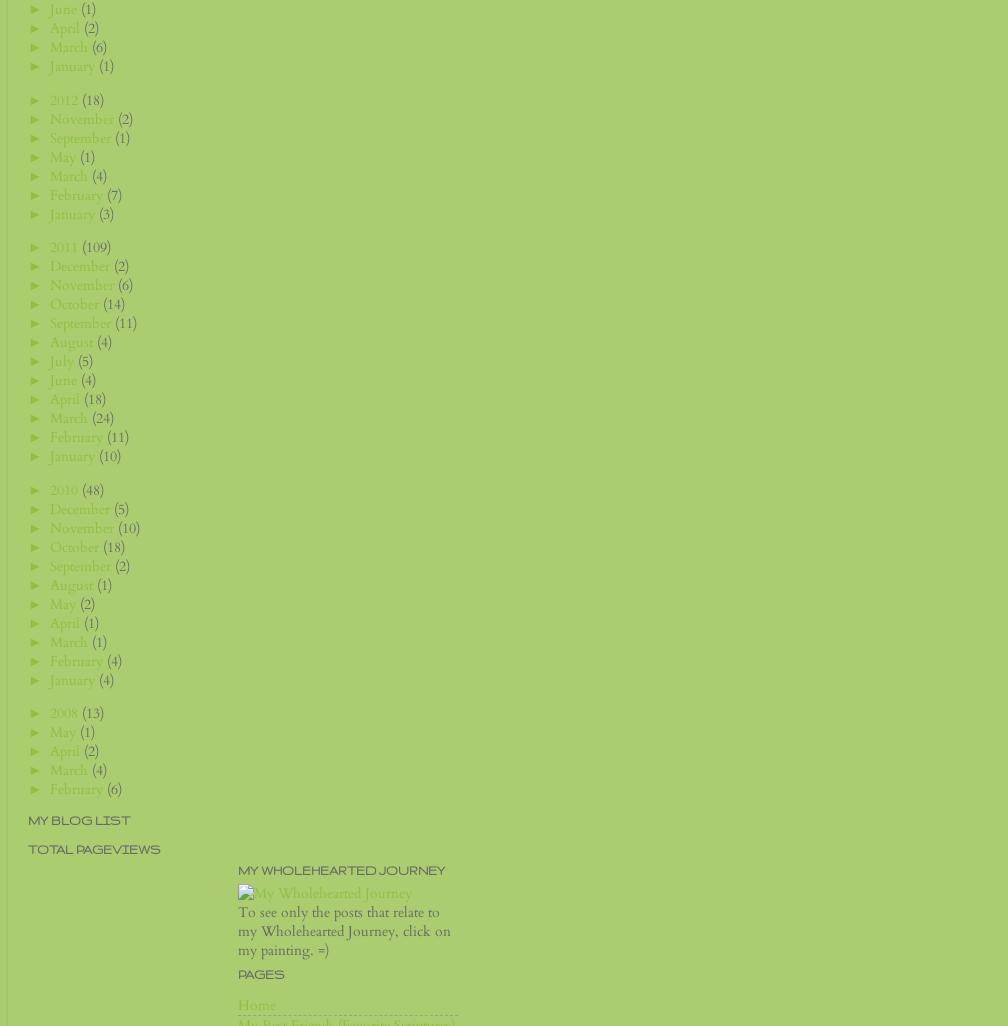  I want to click on '2008', so click(49, 711).